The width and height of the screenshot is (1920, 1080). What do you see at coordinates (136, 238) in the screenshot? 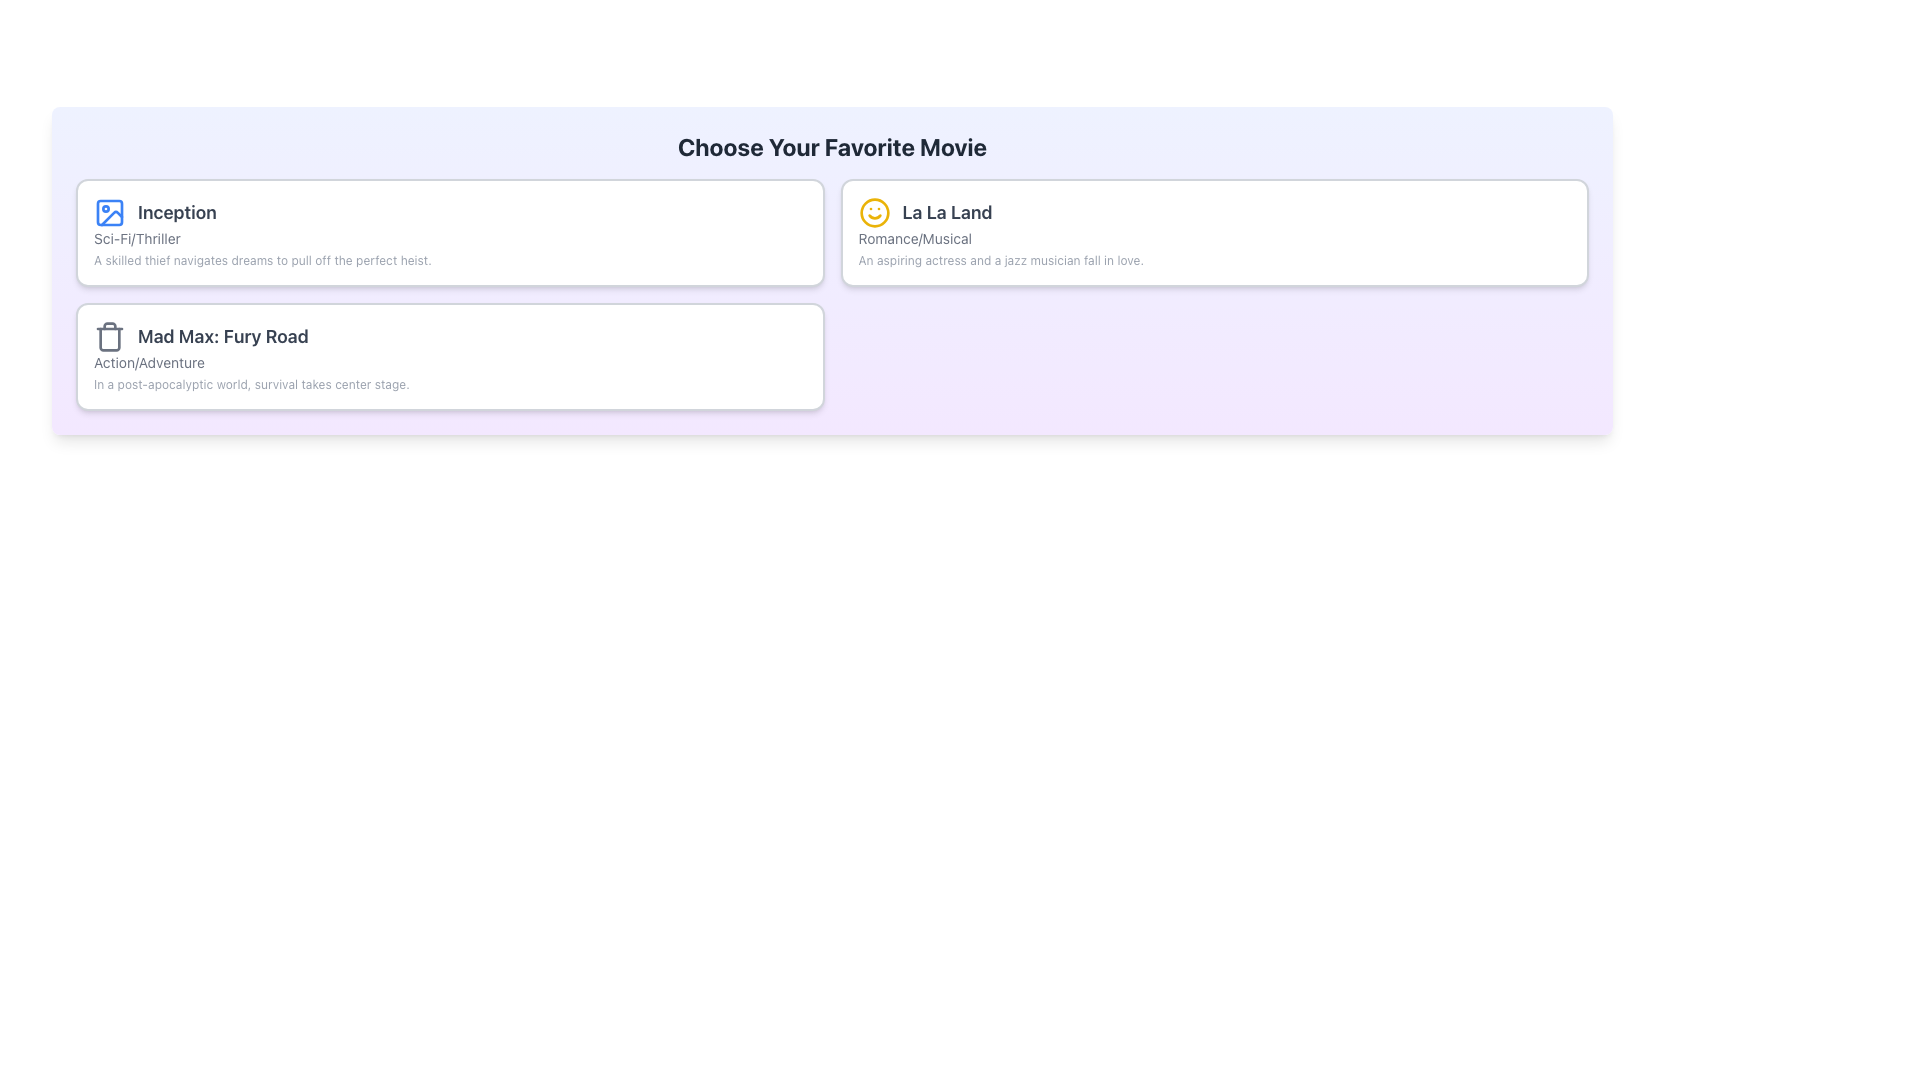
I see `the text label displaying the genre 'Sci-Fi/Thriller' located beneath the title 'Inception'` at bounding box center [136, 238].